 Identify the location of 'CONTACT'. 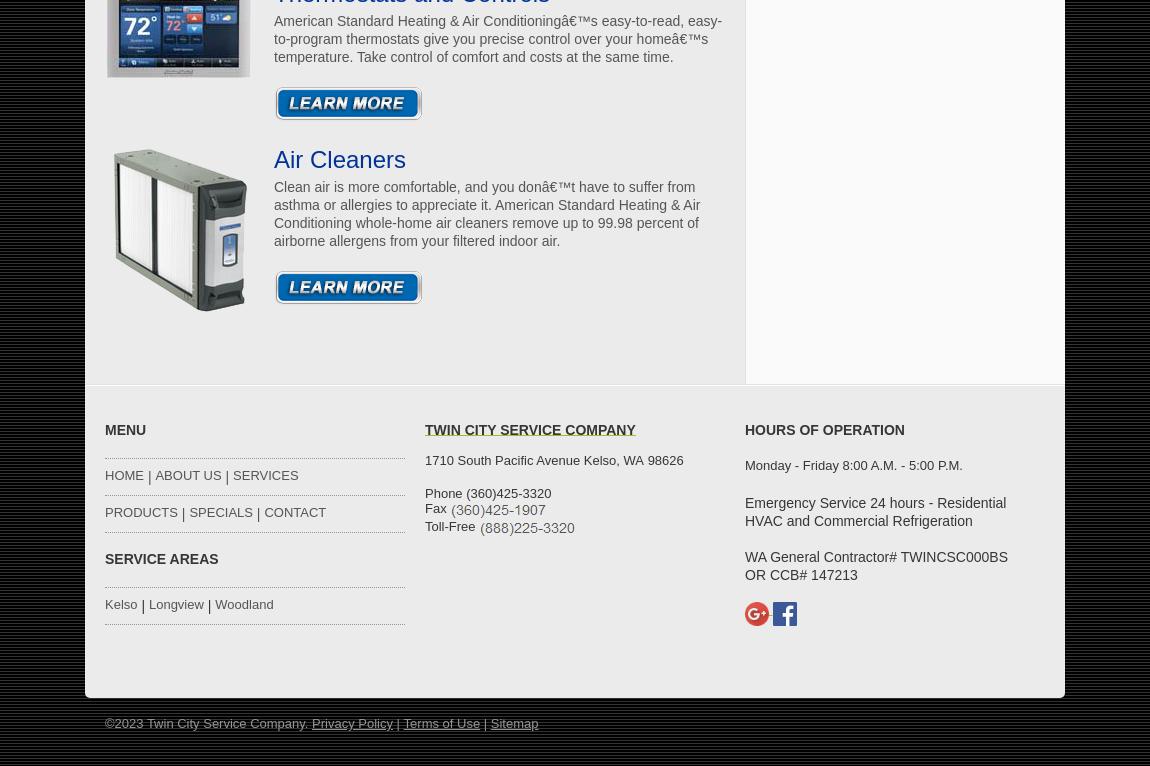
(294, 512).